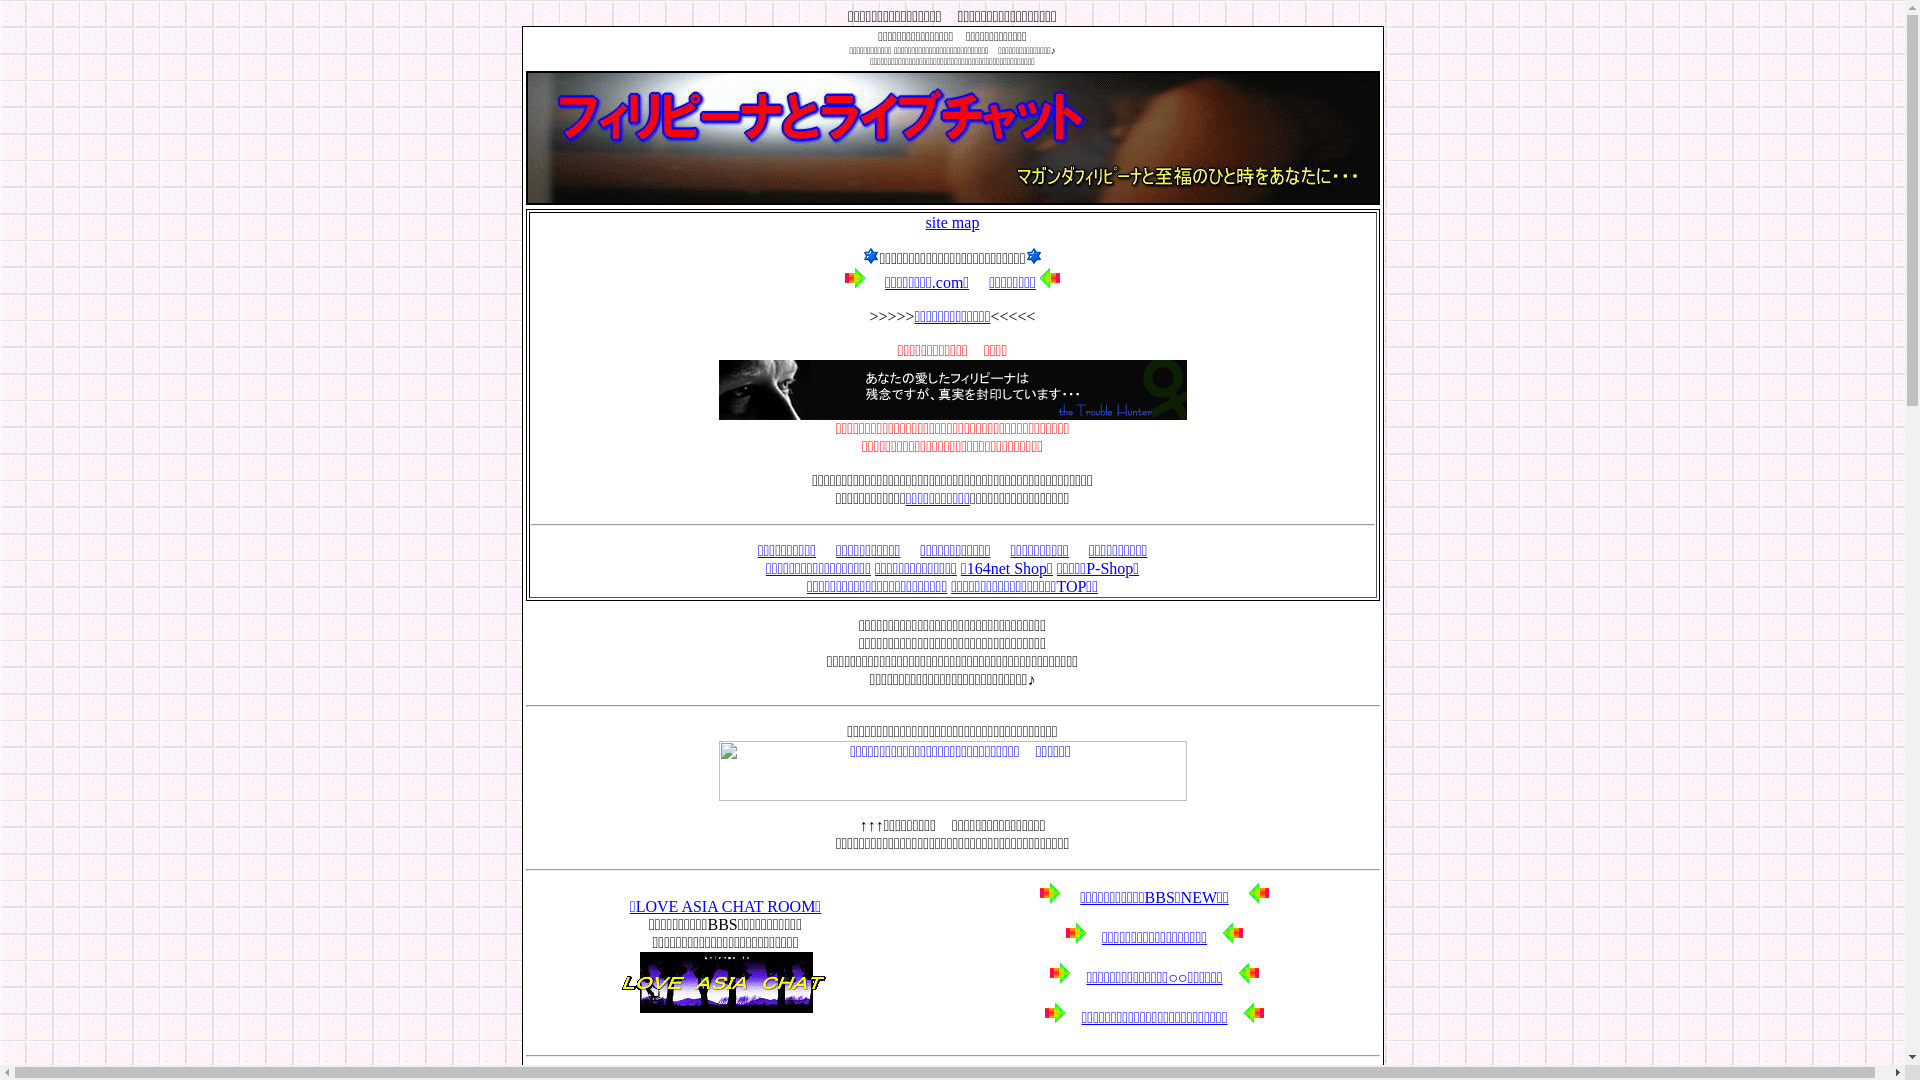  Describe the element at coordinates (952, 222) in the screenshot. I see `'site map'` at that location.